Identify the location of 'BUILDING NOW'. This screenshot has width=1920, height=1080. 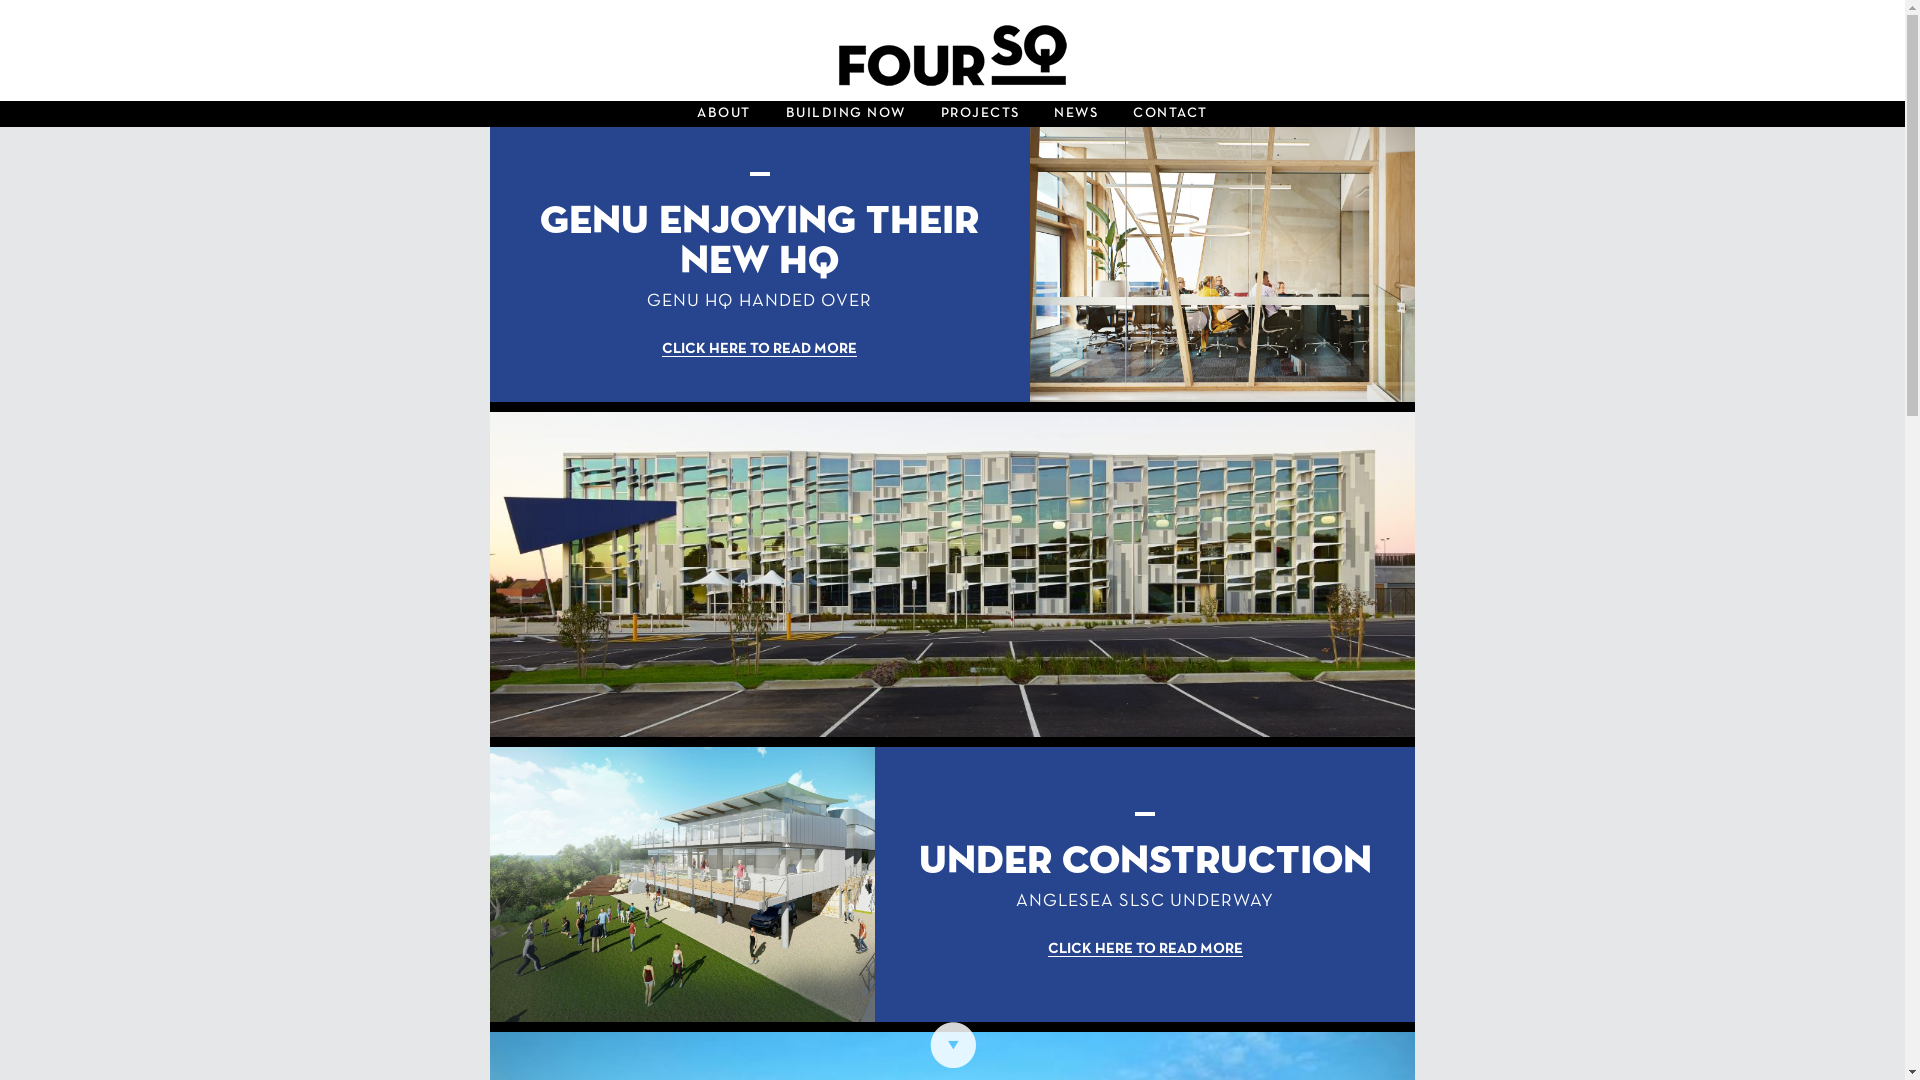
(768, 114).